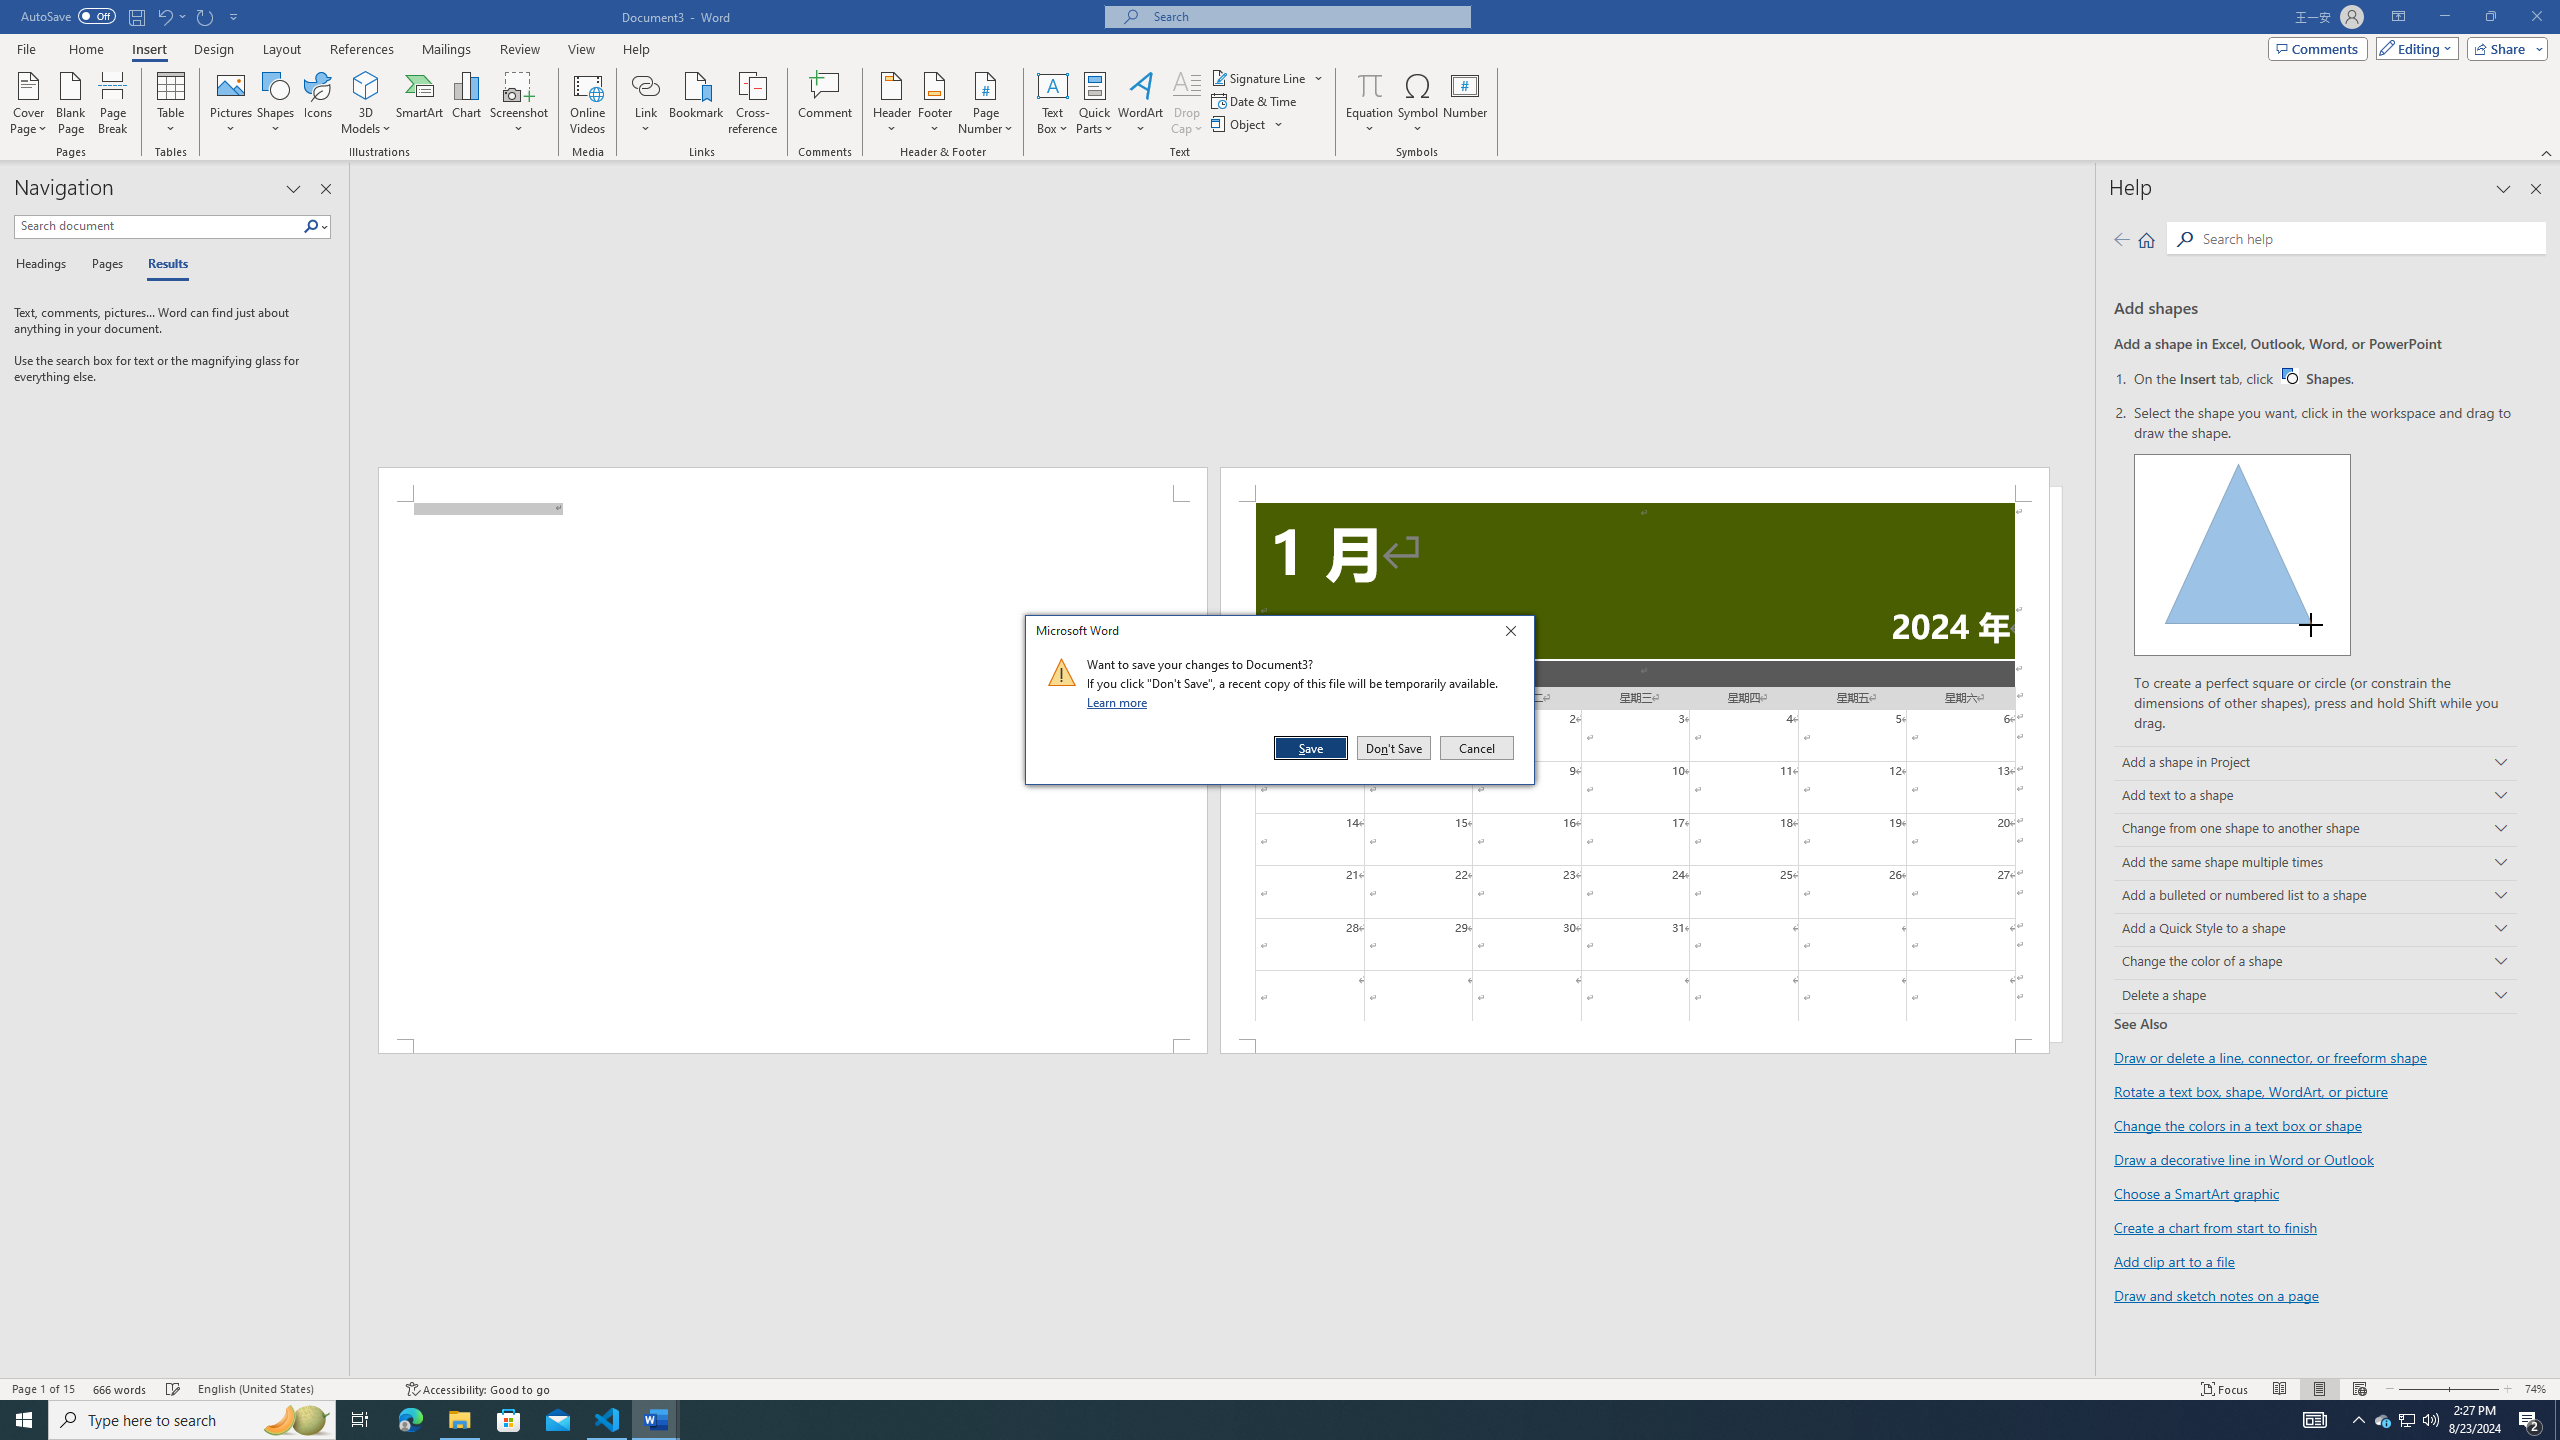 Image resolution: width=2560 pixels, height=1440 pixels. Describe the element at coordinates (824, 103) in the screenshot. I see `'Comment'` at that location.